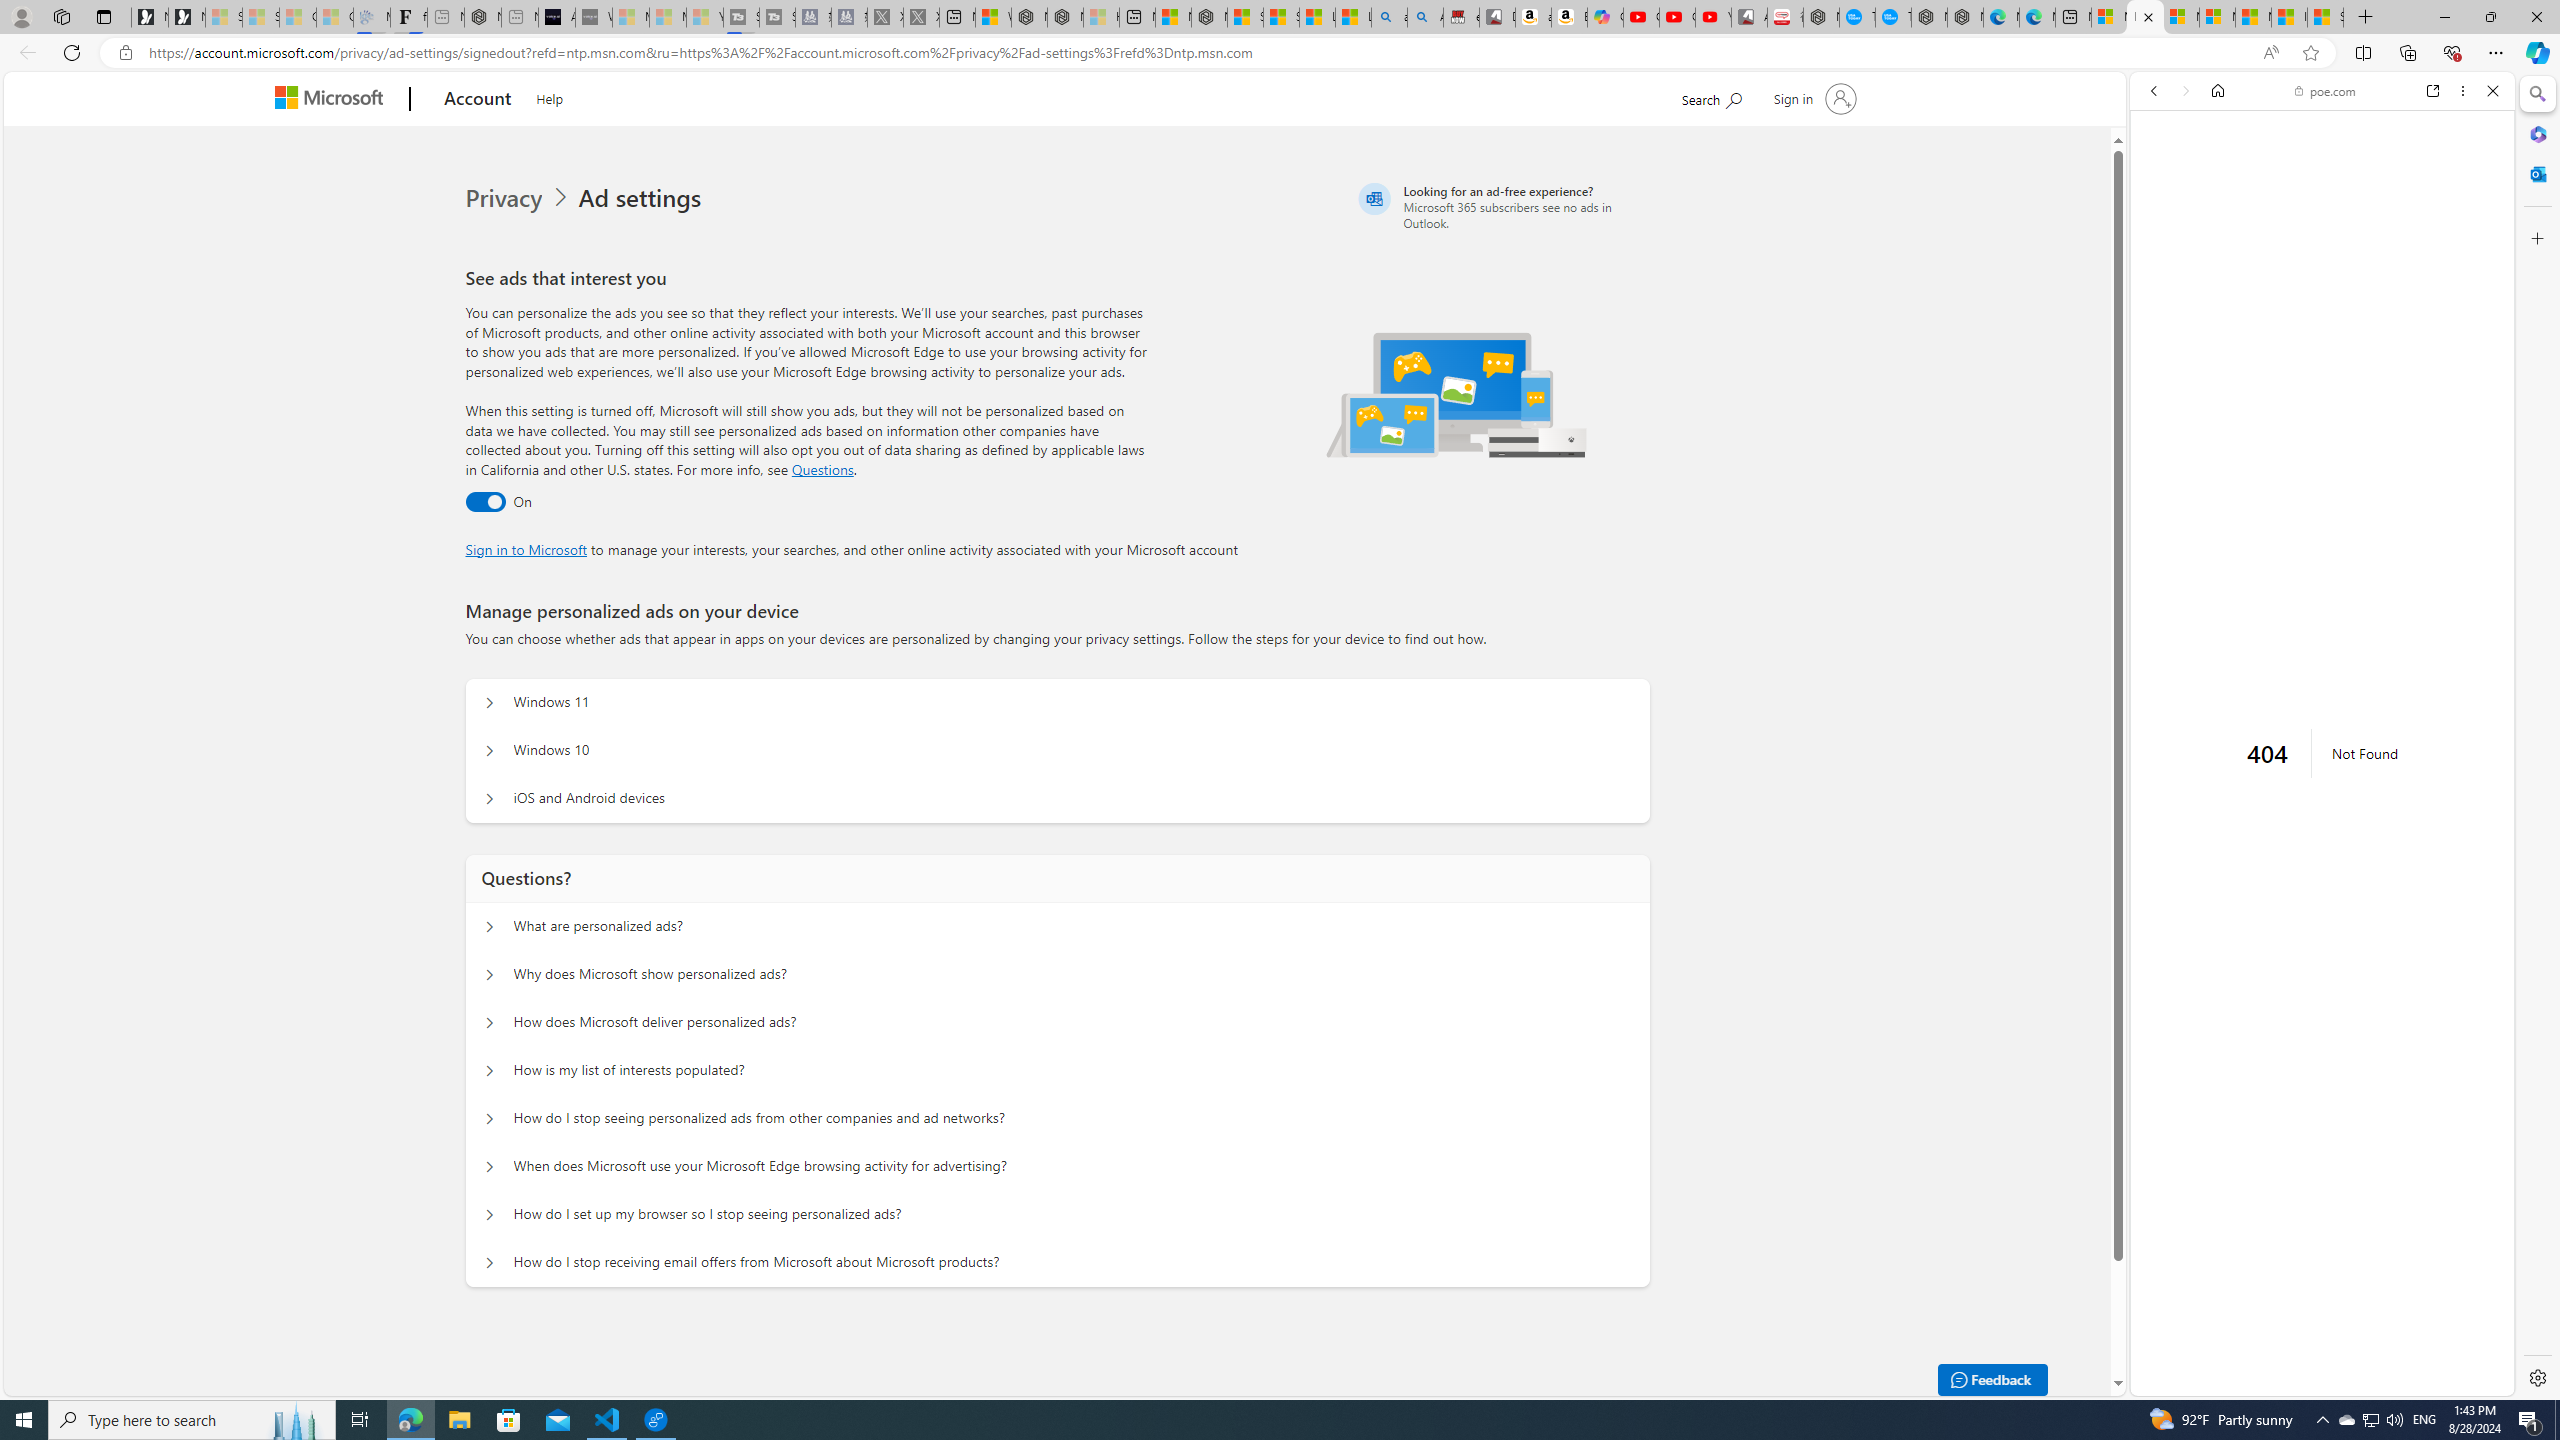 This screenshot has width=2560, height=1440. I want to click on 'SEARCH TOOLS', so click(2373, 229).